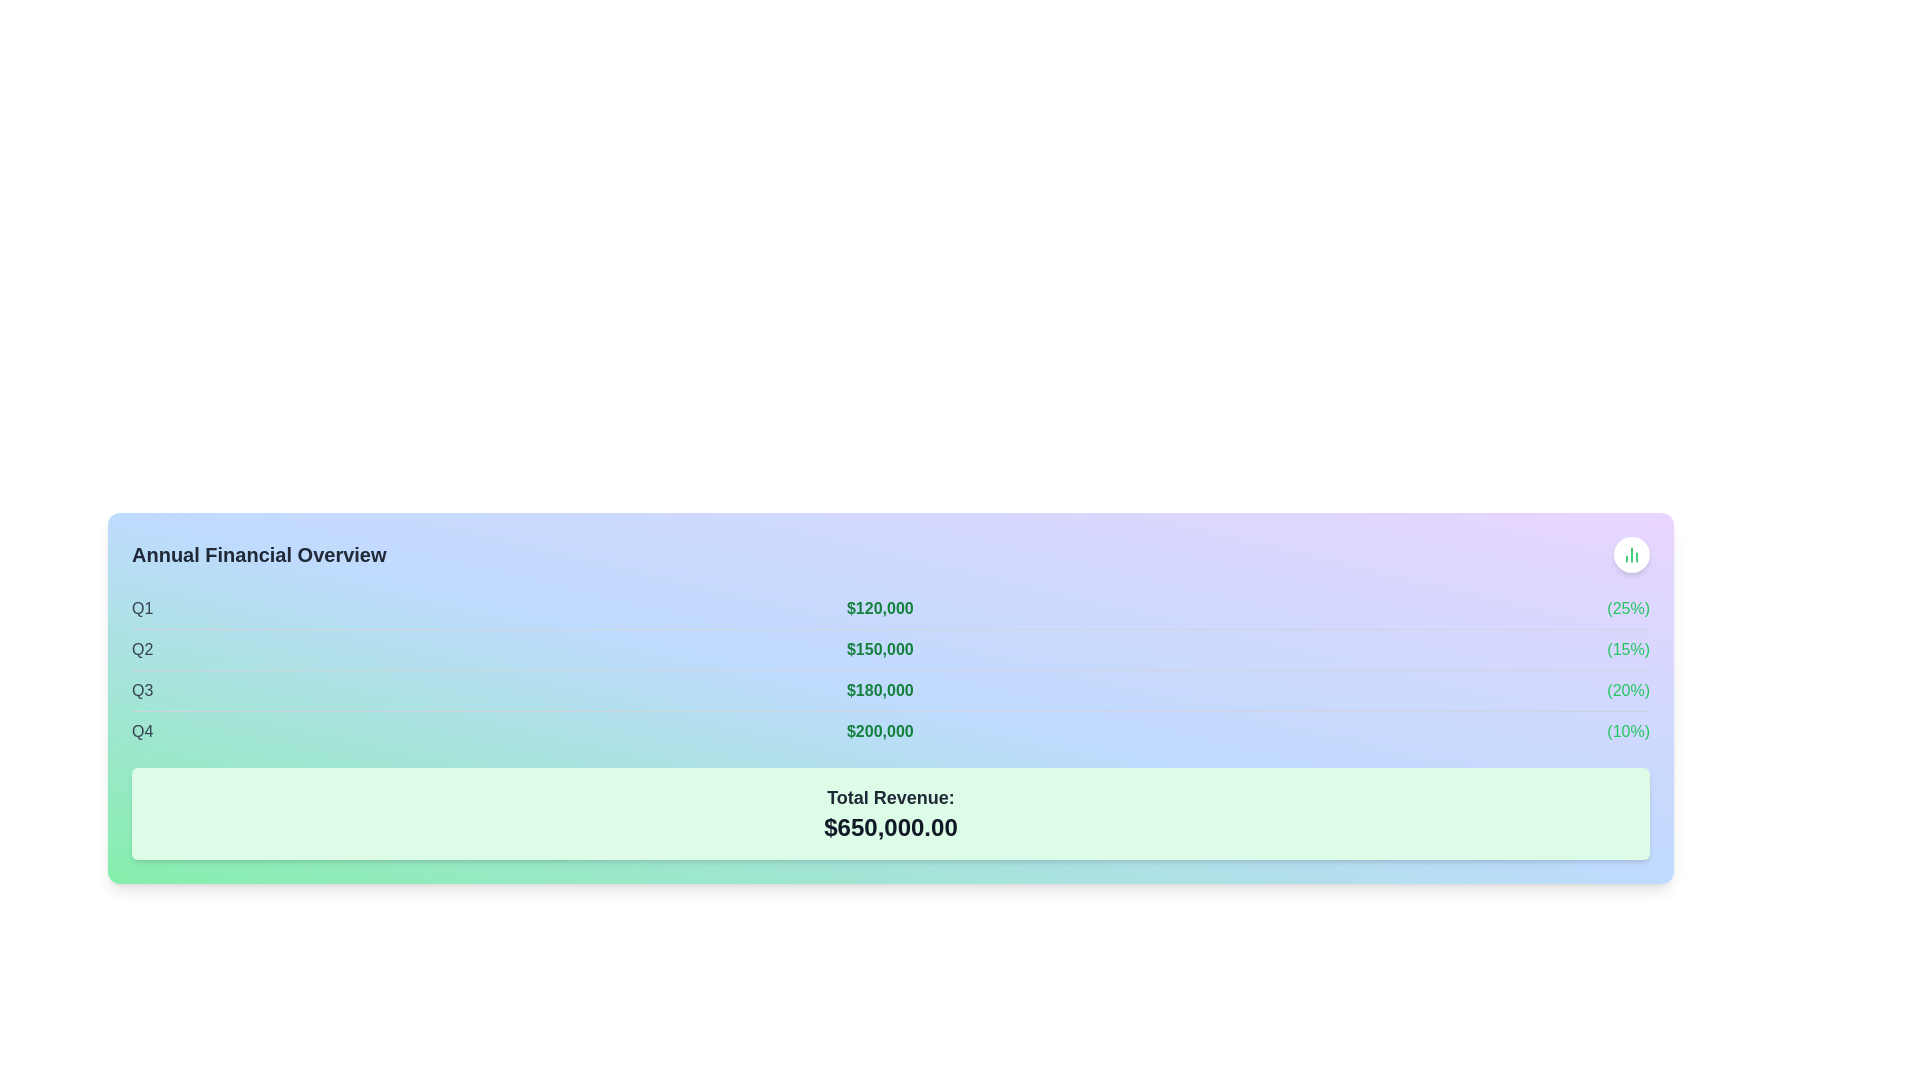  What do you see at coordinates (1628, 732) in the screenshot?
I see `the static text label that indicates the percentage change for the 'Q4' row, located to the right of the '$200,000' value in the table layout` at bounding box center [1628, 732].